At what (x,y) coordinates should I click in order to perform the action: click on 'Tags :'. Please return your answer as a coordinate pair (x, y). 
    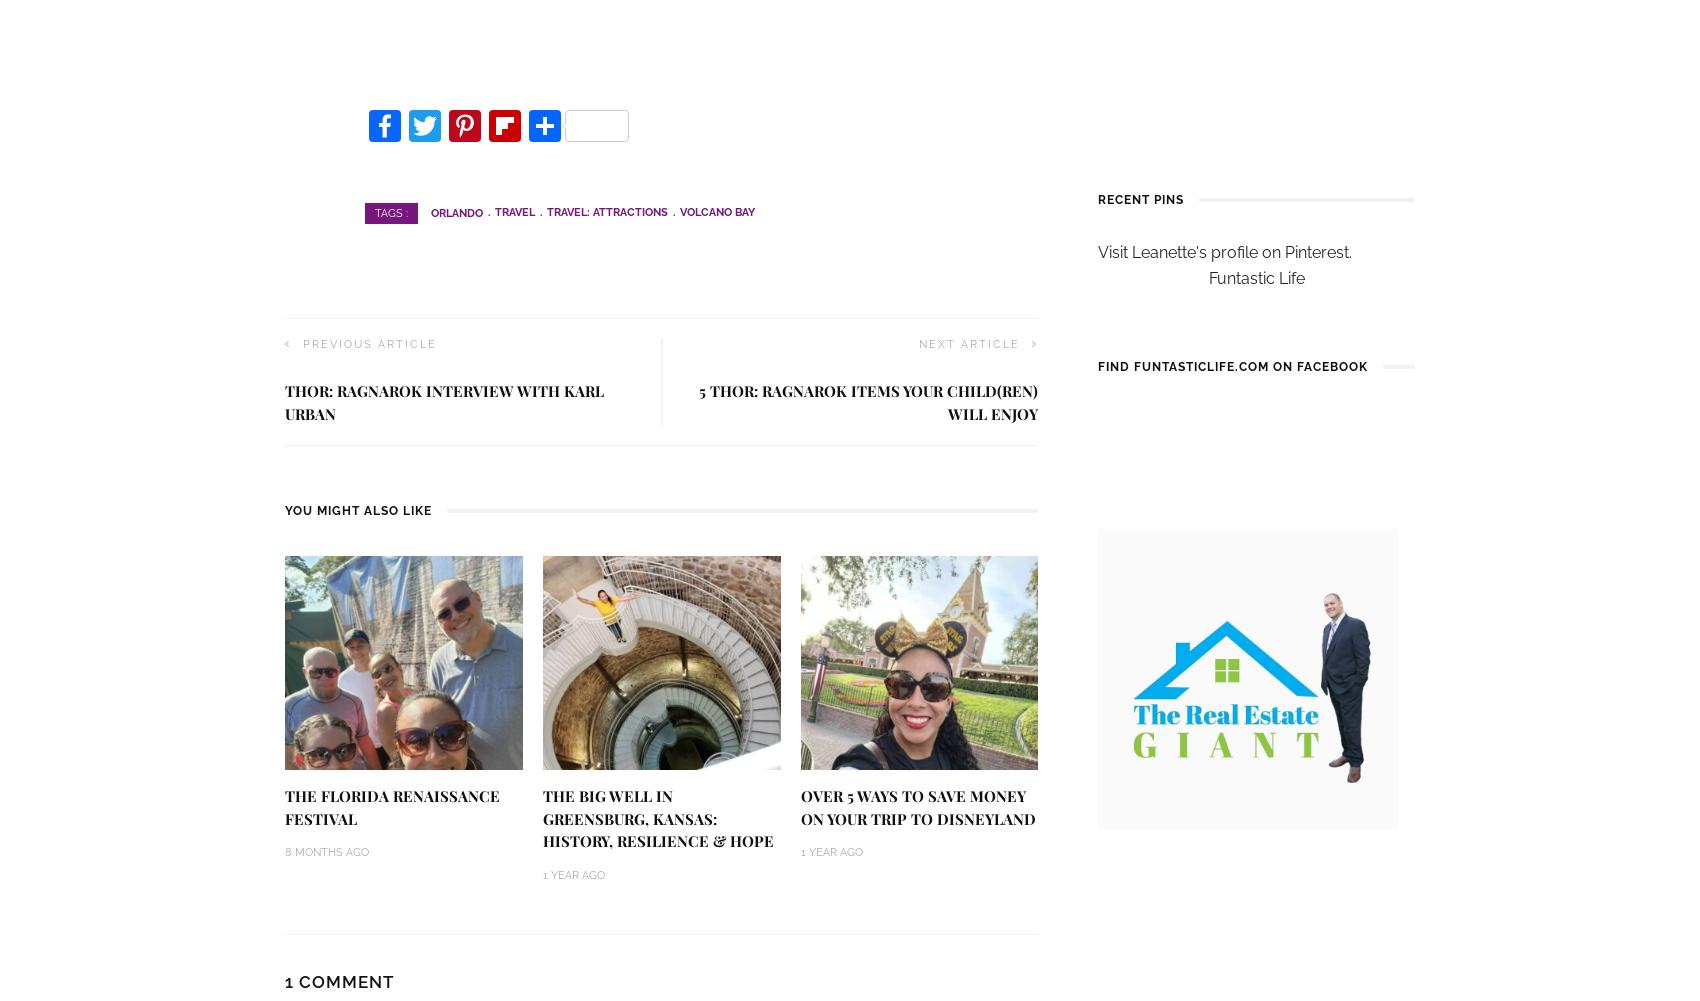
    Looking at the image, I should click on (374, 212).